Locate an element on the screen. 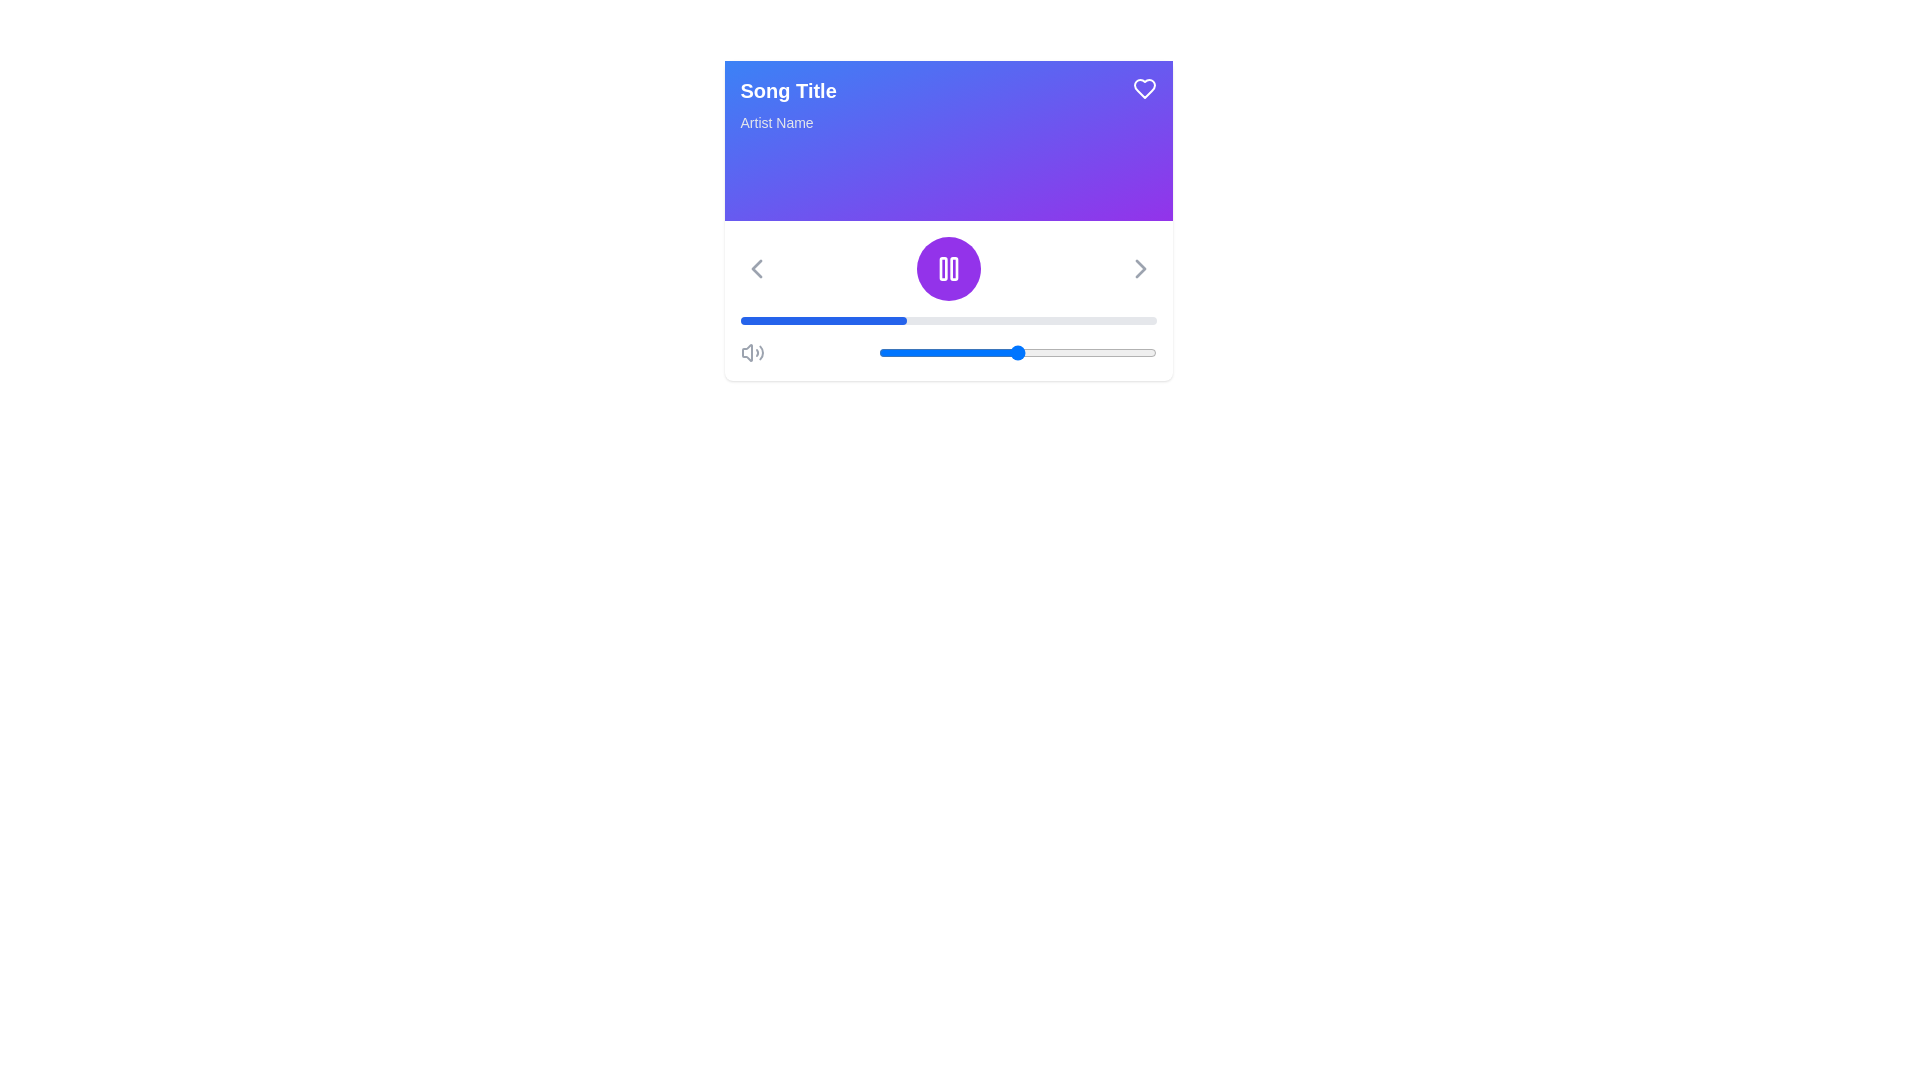  volume is located at coordinates (1128, 352).